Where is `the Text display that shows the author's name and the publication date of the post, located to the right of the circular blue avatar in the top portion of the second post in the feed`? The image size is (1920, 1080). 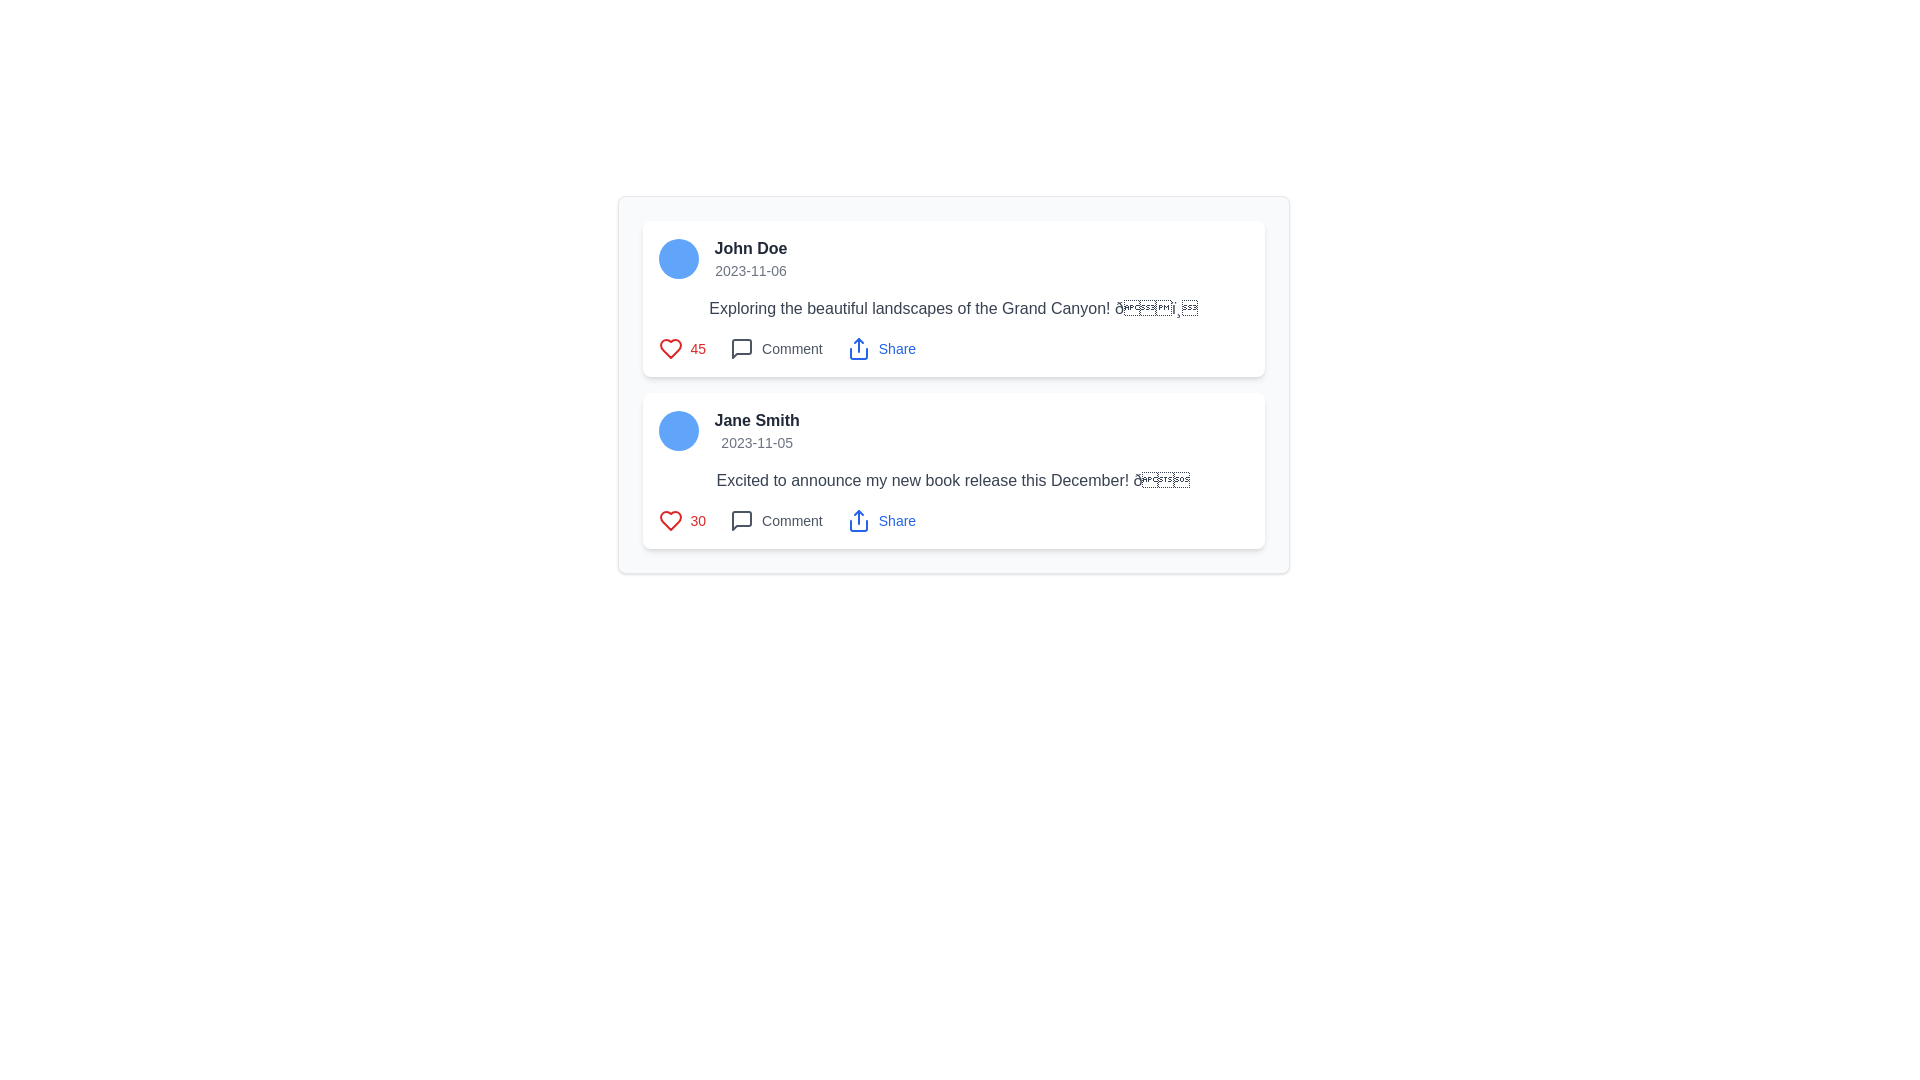
the Text display that shows the author's name and the publication date of the post, located to the right of the circular blue avatar in the top portion of the second post in the feed is located at coordinates (756, 430).